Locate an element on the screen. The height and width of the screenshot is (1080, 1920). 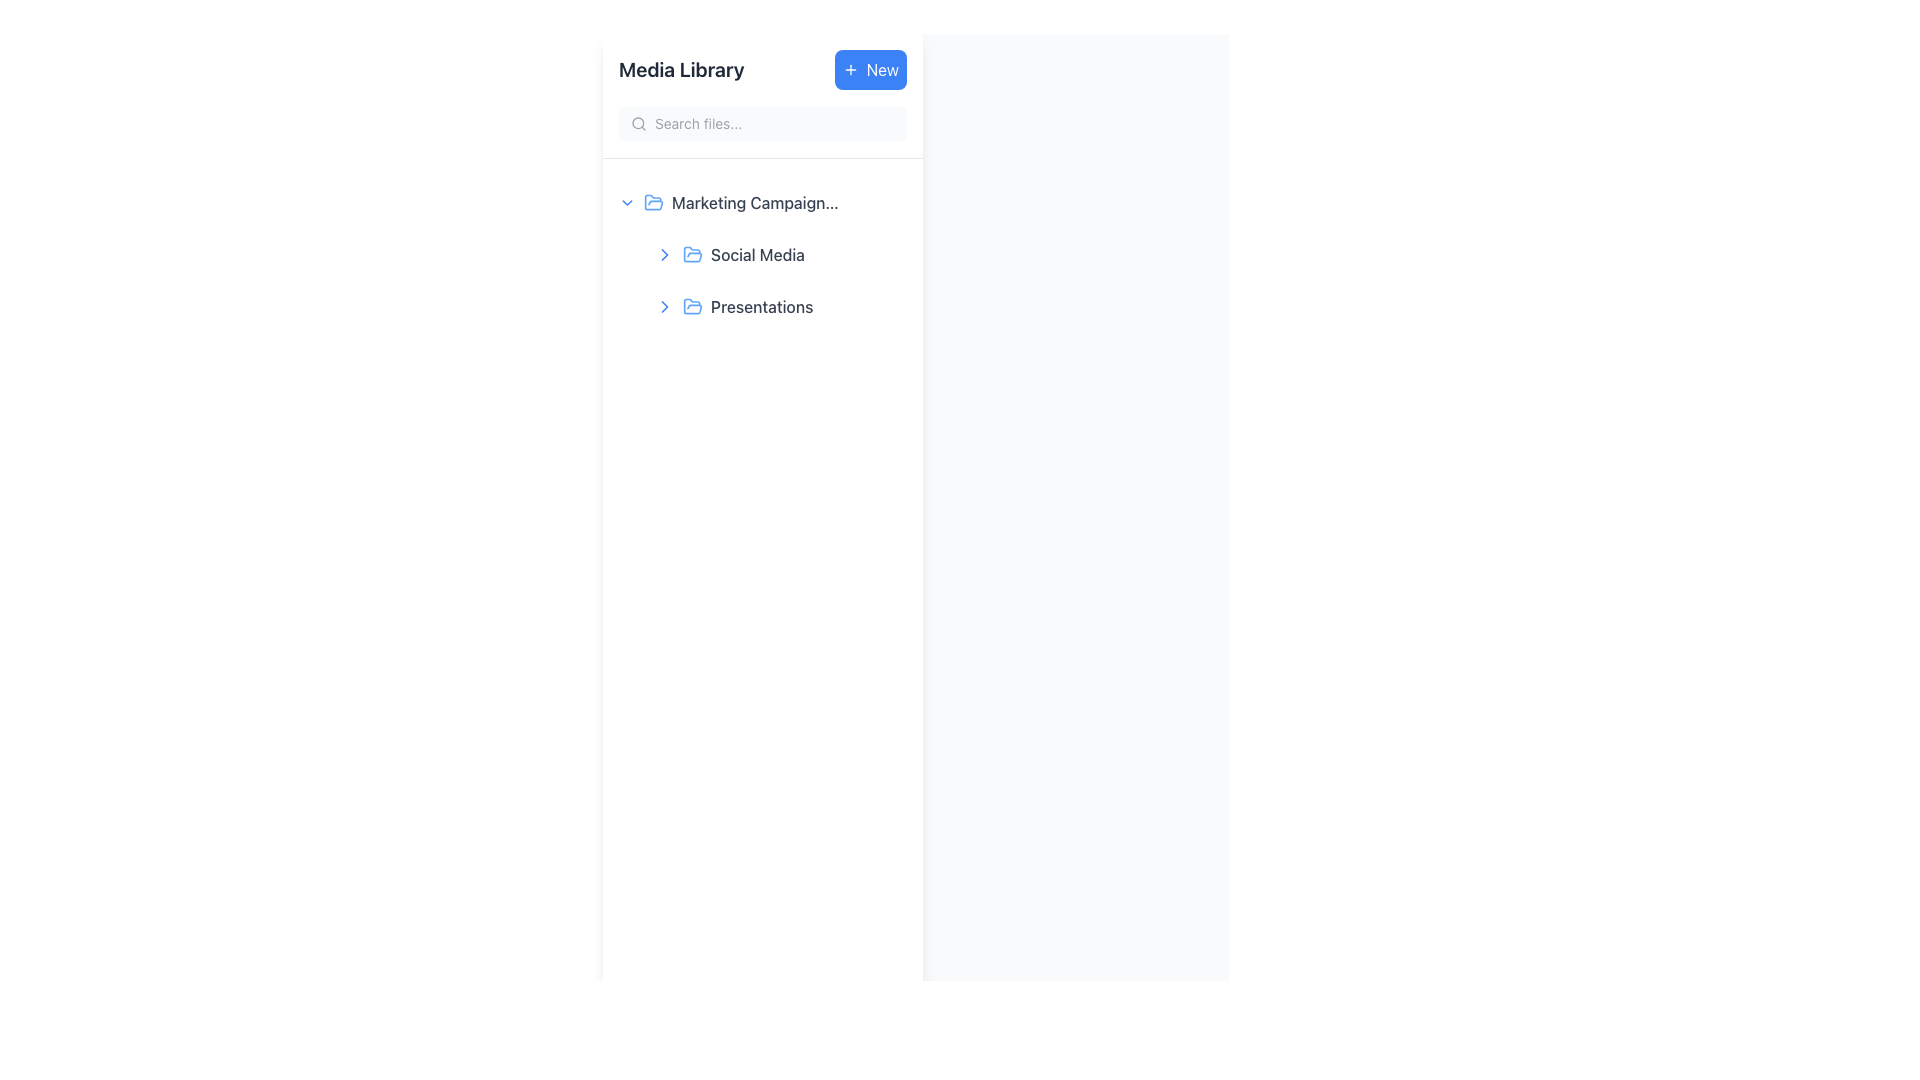
the downward-pointing chevron icon in the collapsible 'Marketing Campaigns' folder for accessibility is located at coordinates (665, 253).